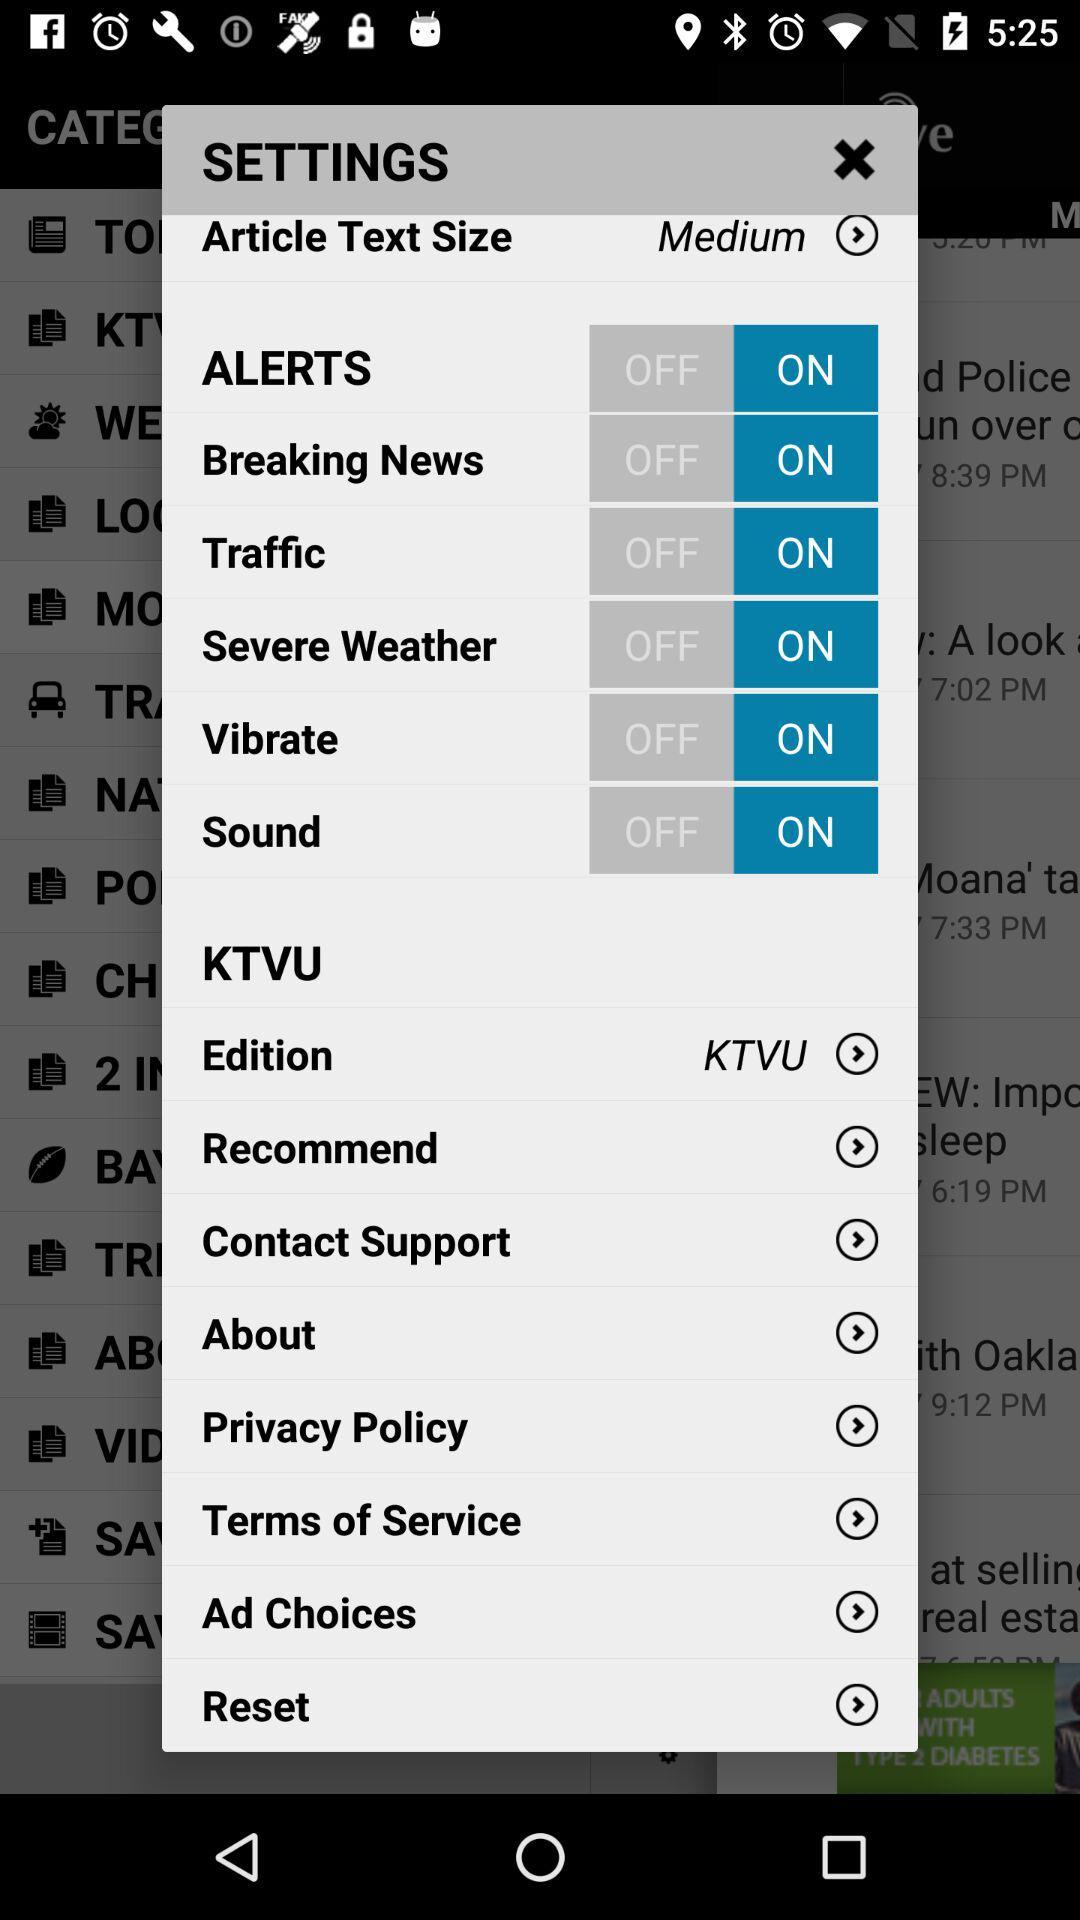  What do you see at coordinates (855, 160) in the screenshot?
I see `item to the right of settings item` at bounding box center [855, 160].